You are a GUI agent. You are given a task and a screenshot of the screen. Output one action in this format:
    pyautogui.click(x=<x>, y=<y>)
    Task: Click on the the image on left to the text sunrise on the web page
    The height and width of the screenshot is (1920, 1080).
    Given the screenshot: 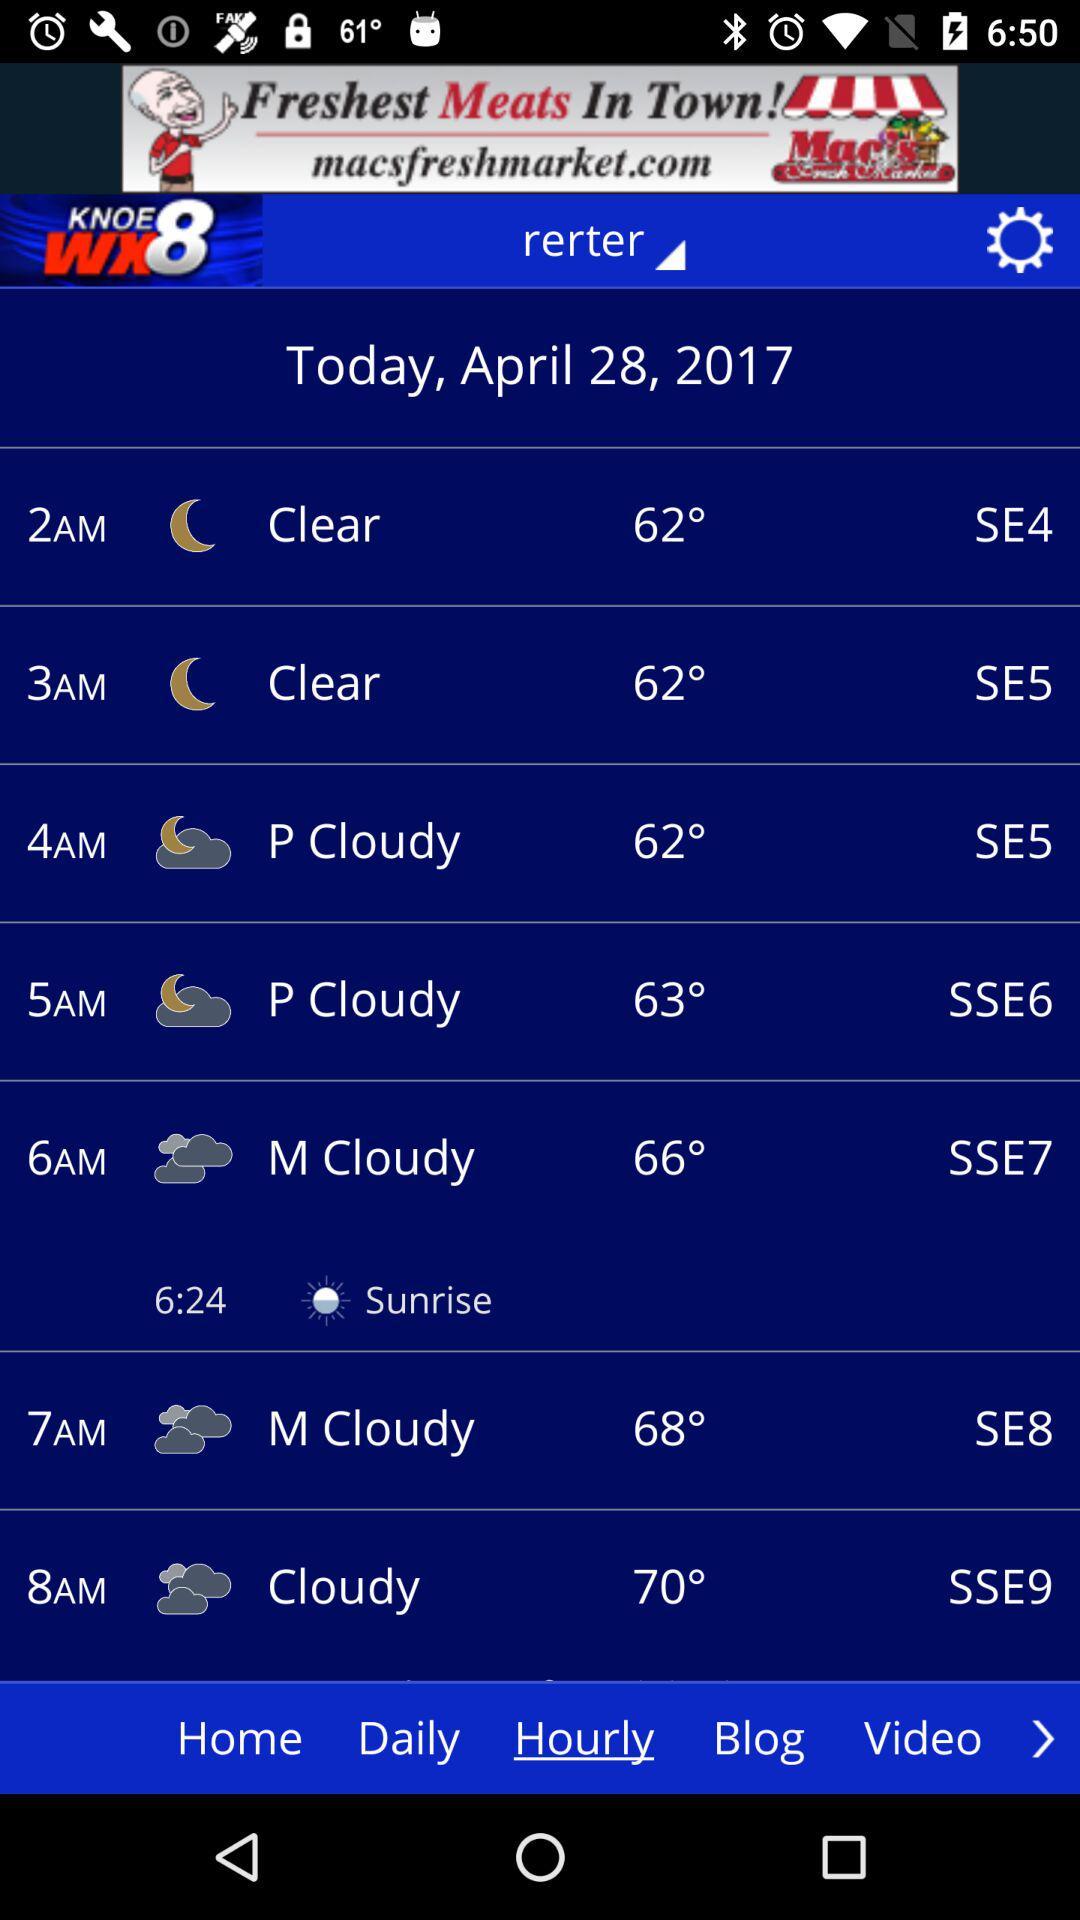 What is the action you would take?
    pyautogui.click(x=325, y=1300)
    